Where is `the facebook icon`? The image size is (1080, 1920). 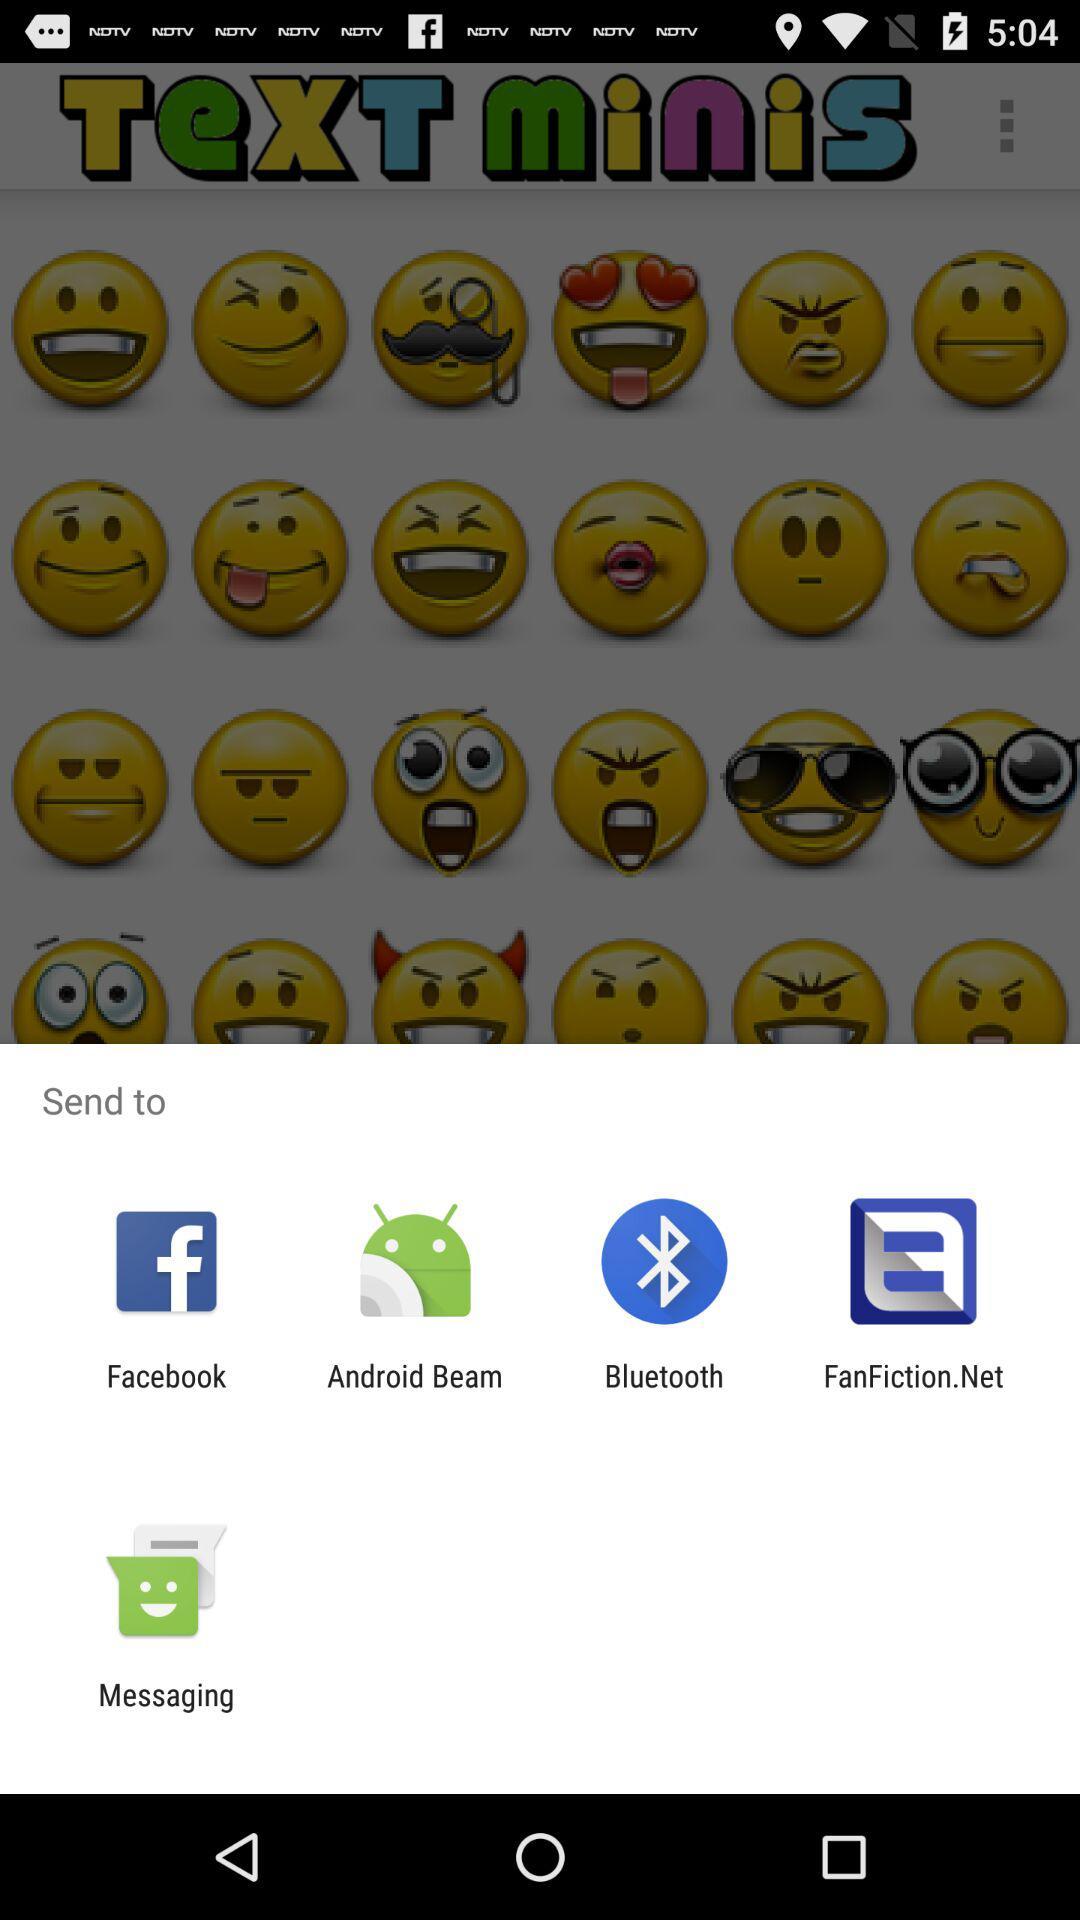 the facebook icon is located at coordinates (165, 1392).